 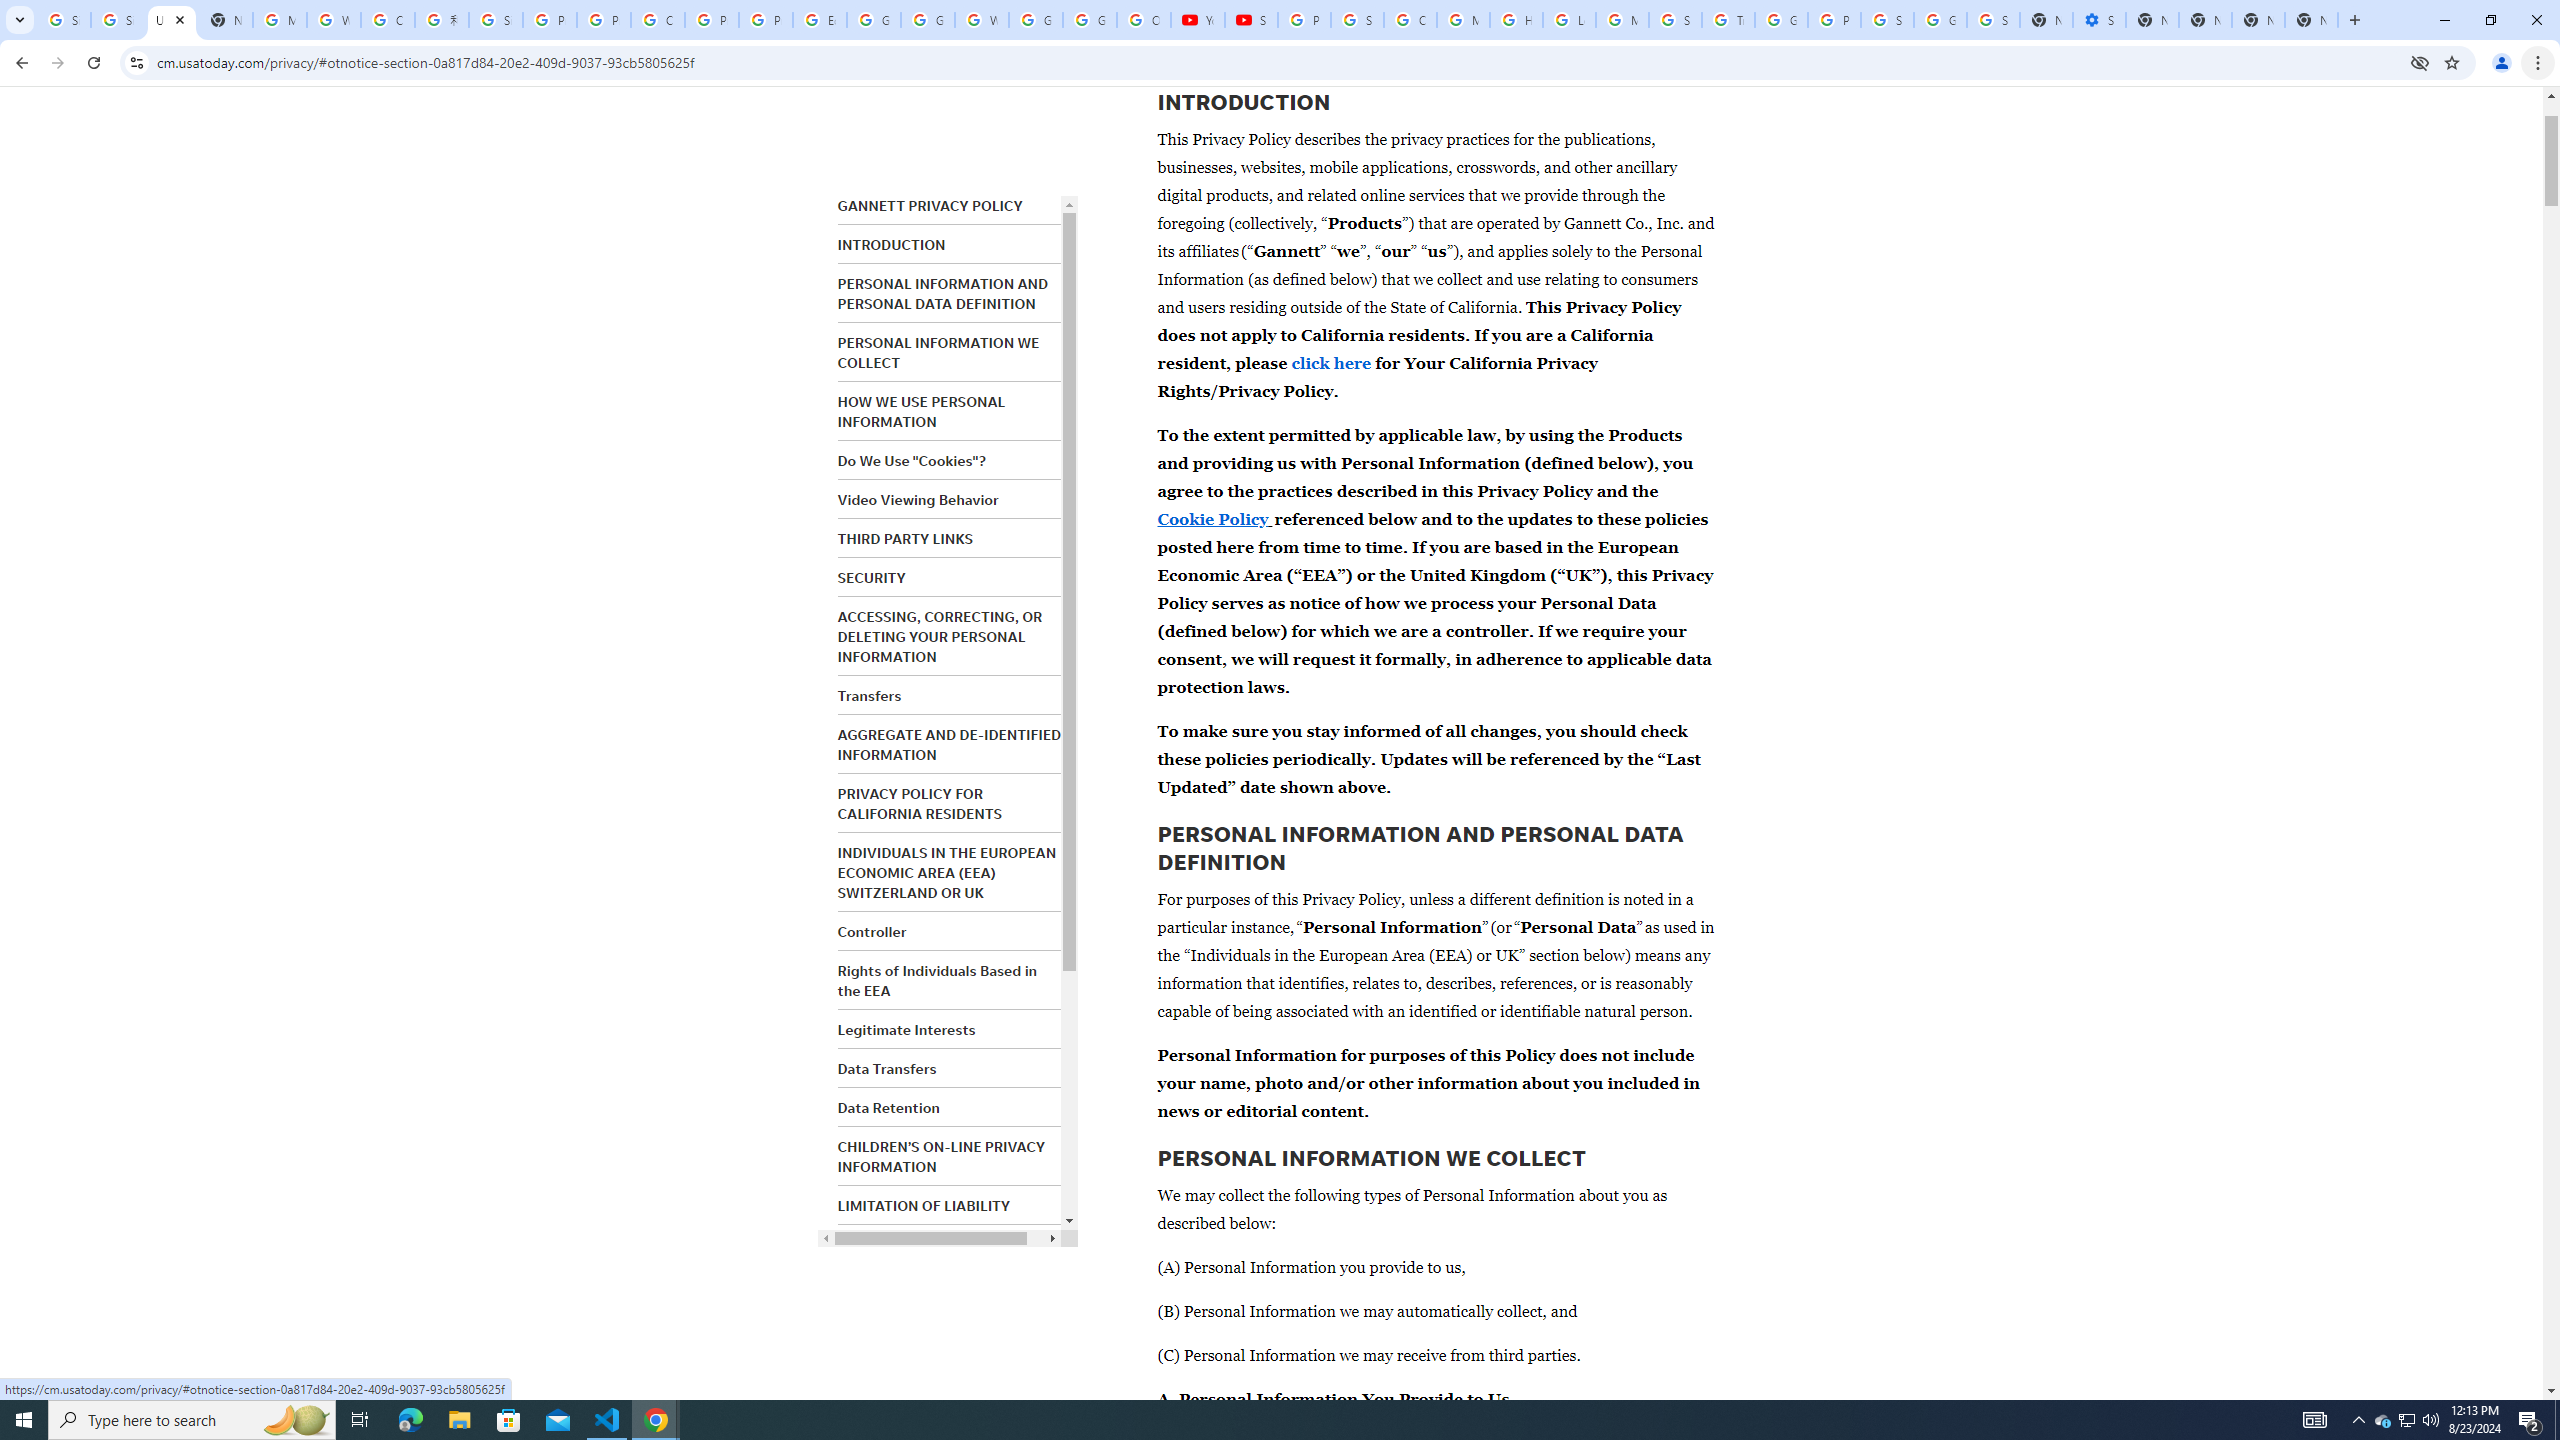 I want to click on 'Google Account', so click(x=1089, y=19).